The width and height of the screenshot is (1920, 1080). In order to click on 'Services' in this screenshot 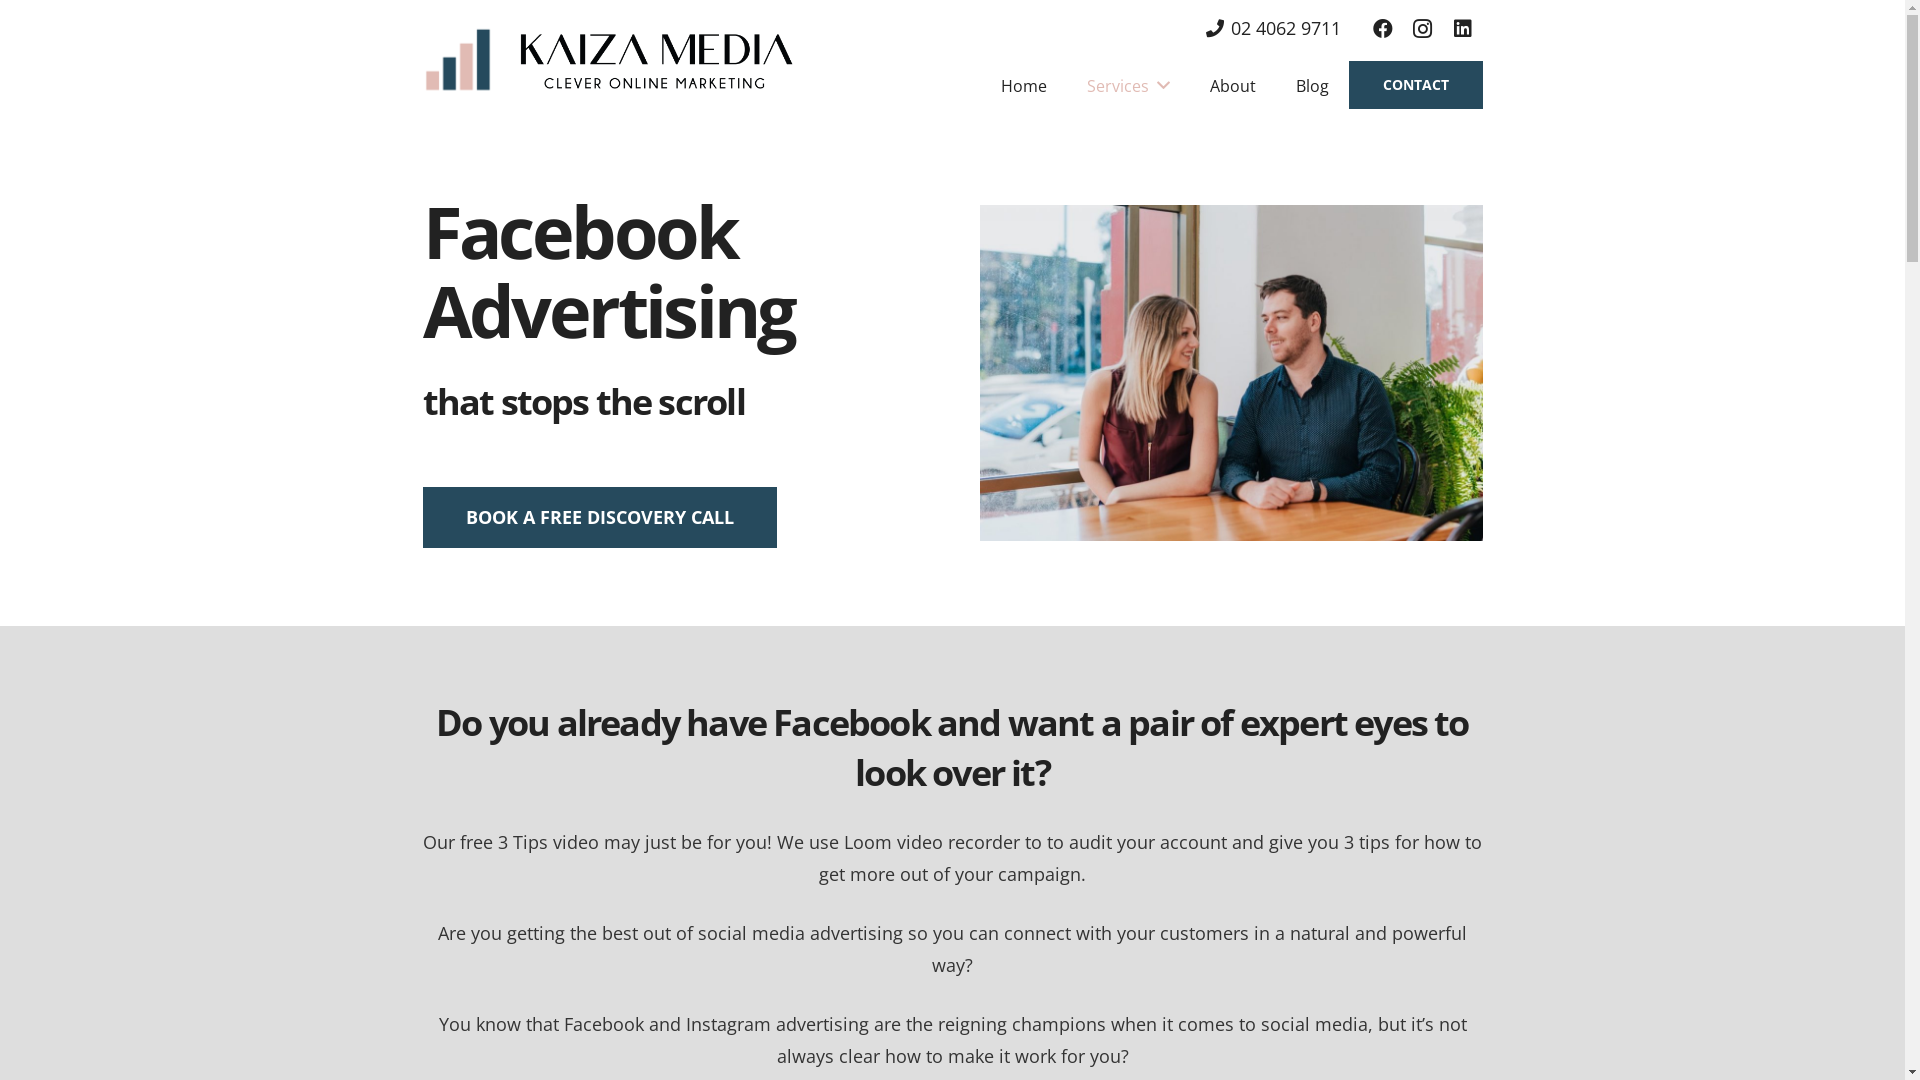, I will do `click(1065, 84)`.